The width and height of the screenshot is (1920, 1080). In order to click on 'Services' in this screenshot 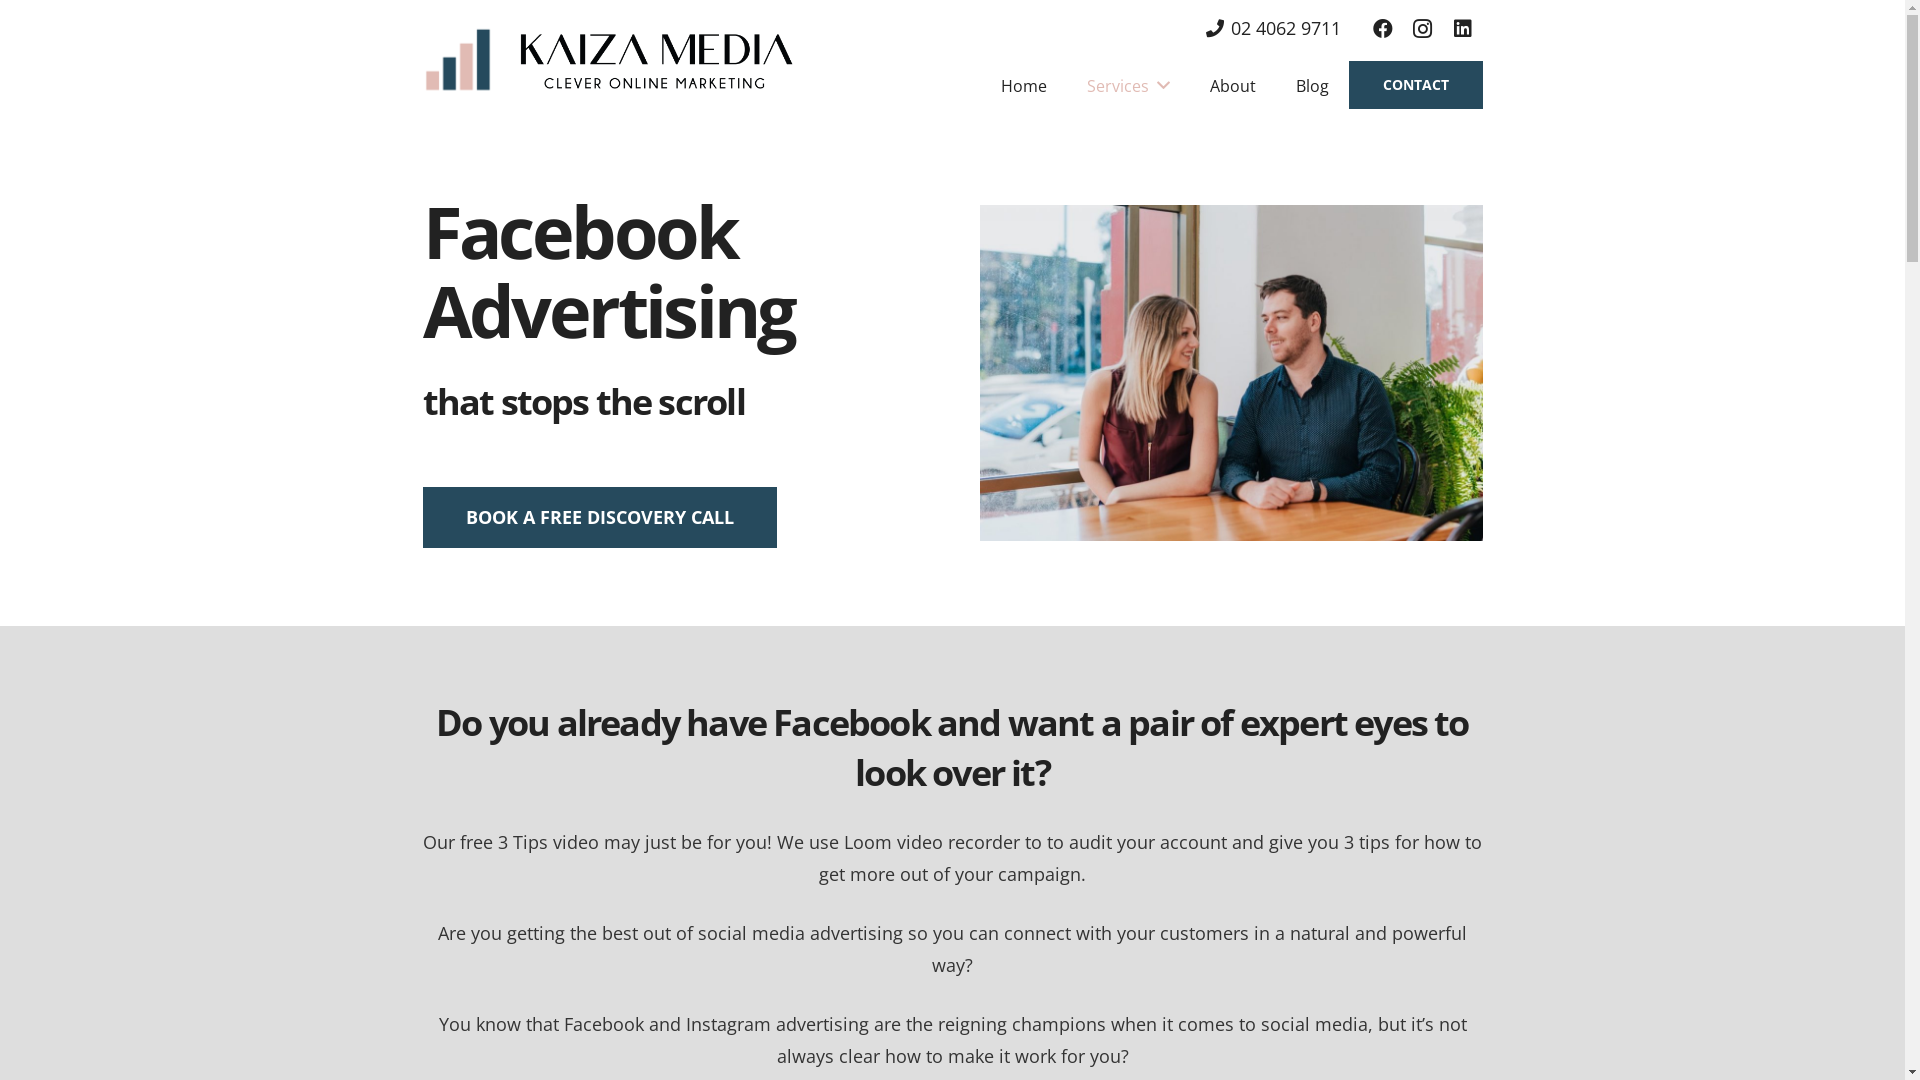, I will do `click(1065, 84)`.